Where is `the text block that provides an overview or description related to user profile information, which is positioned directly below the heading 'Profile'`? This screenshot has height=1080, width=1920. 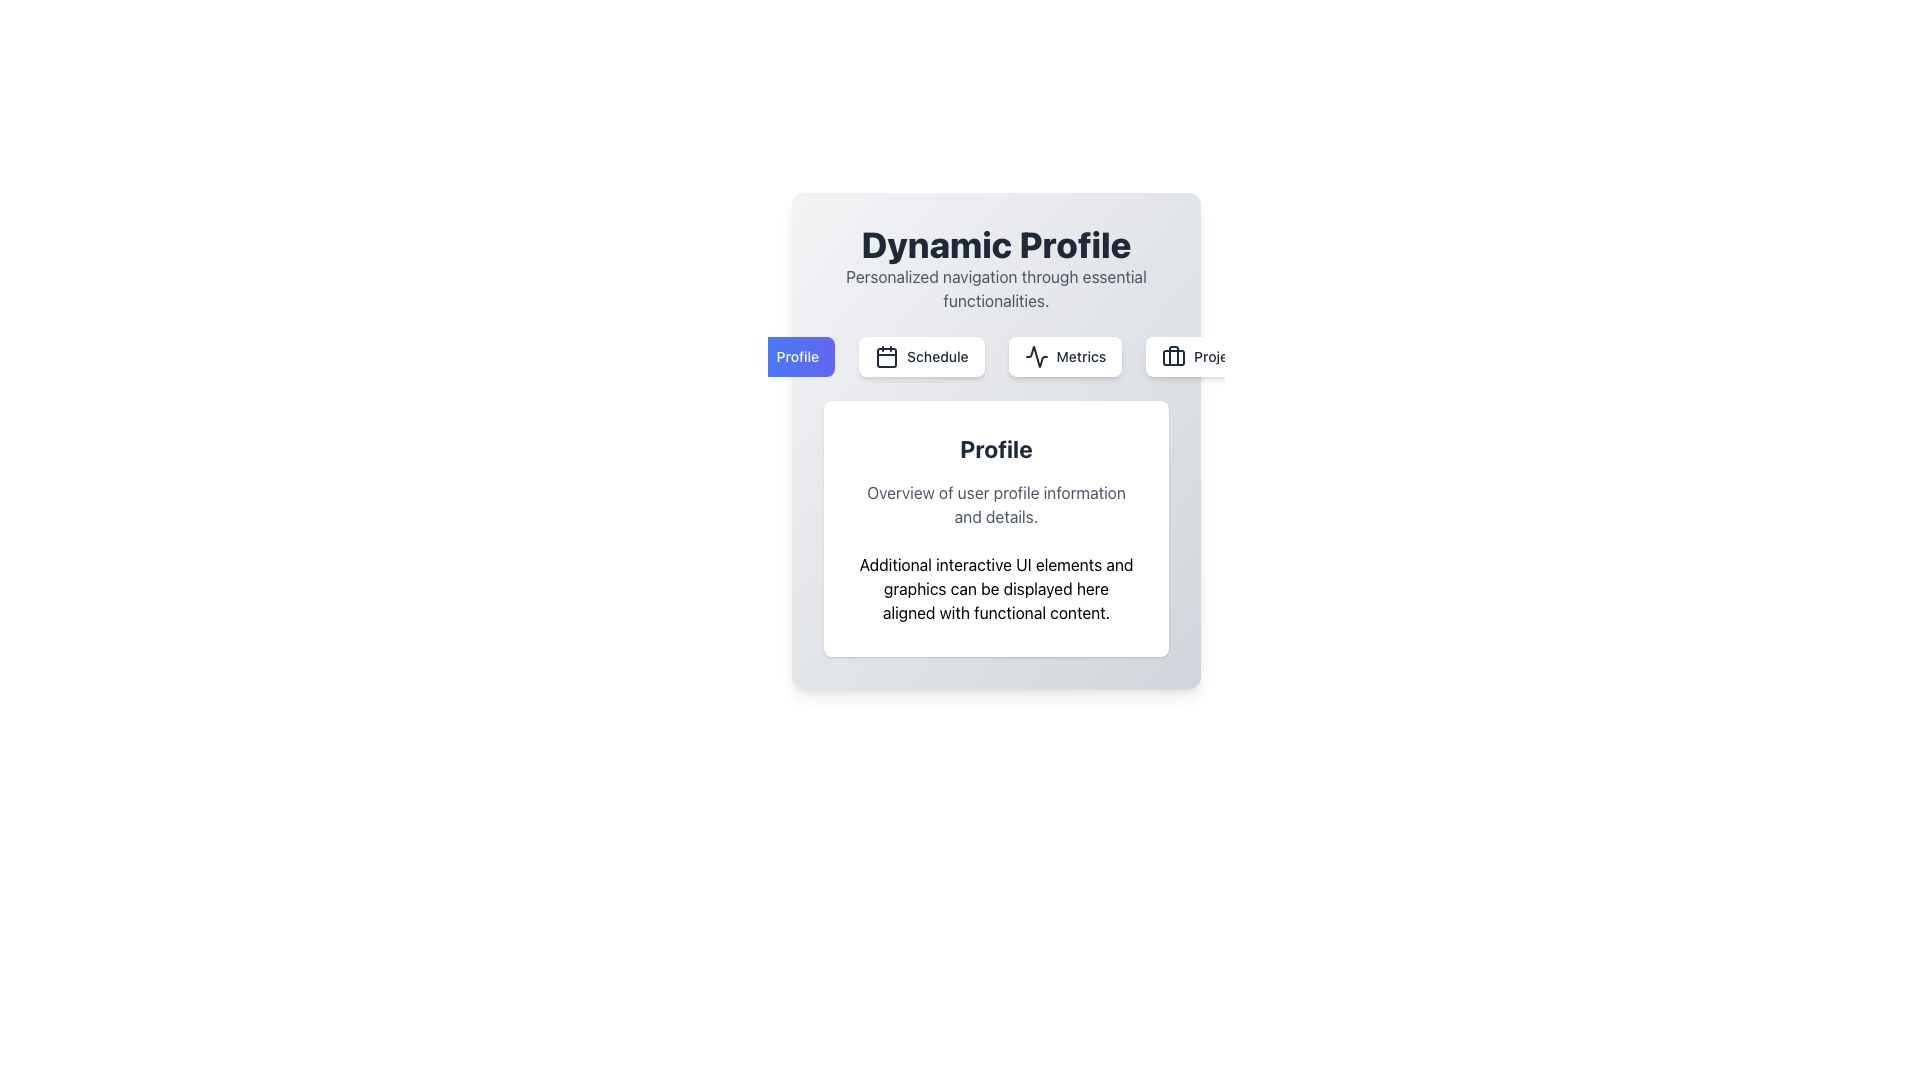 the text block that provides an overview or description related to user profile information, which is positioned directly below the heading 'Profile' is located at coordinates (996, 504).